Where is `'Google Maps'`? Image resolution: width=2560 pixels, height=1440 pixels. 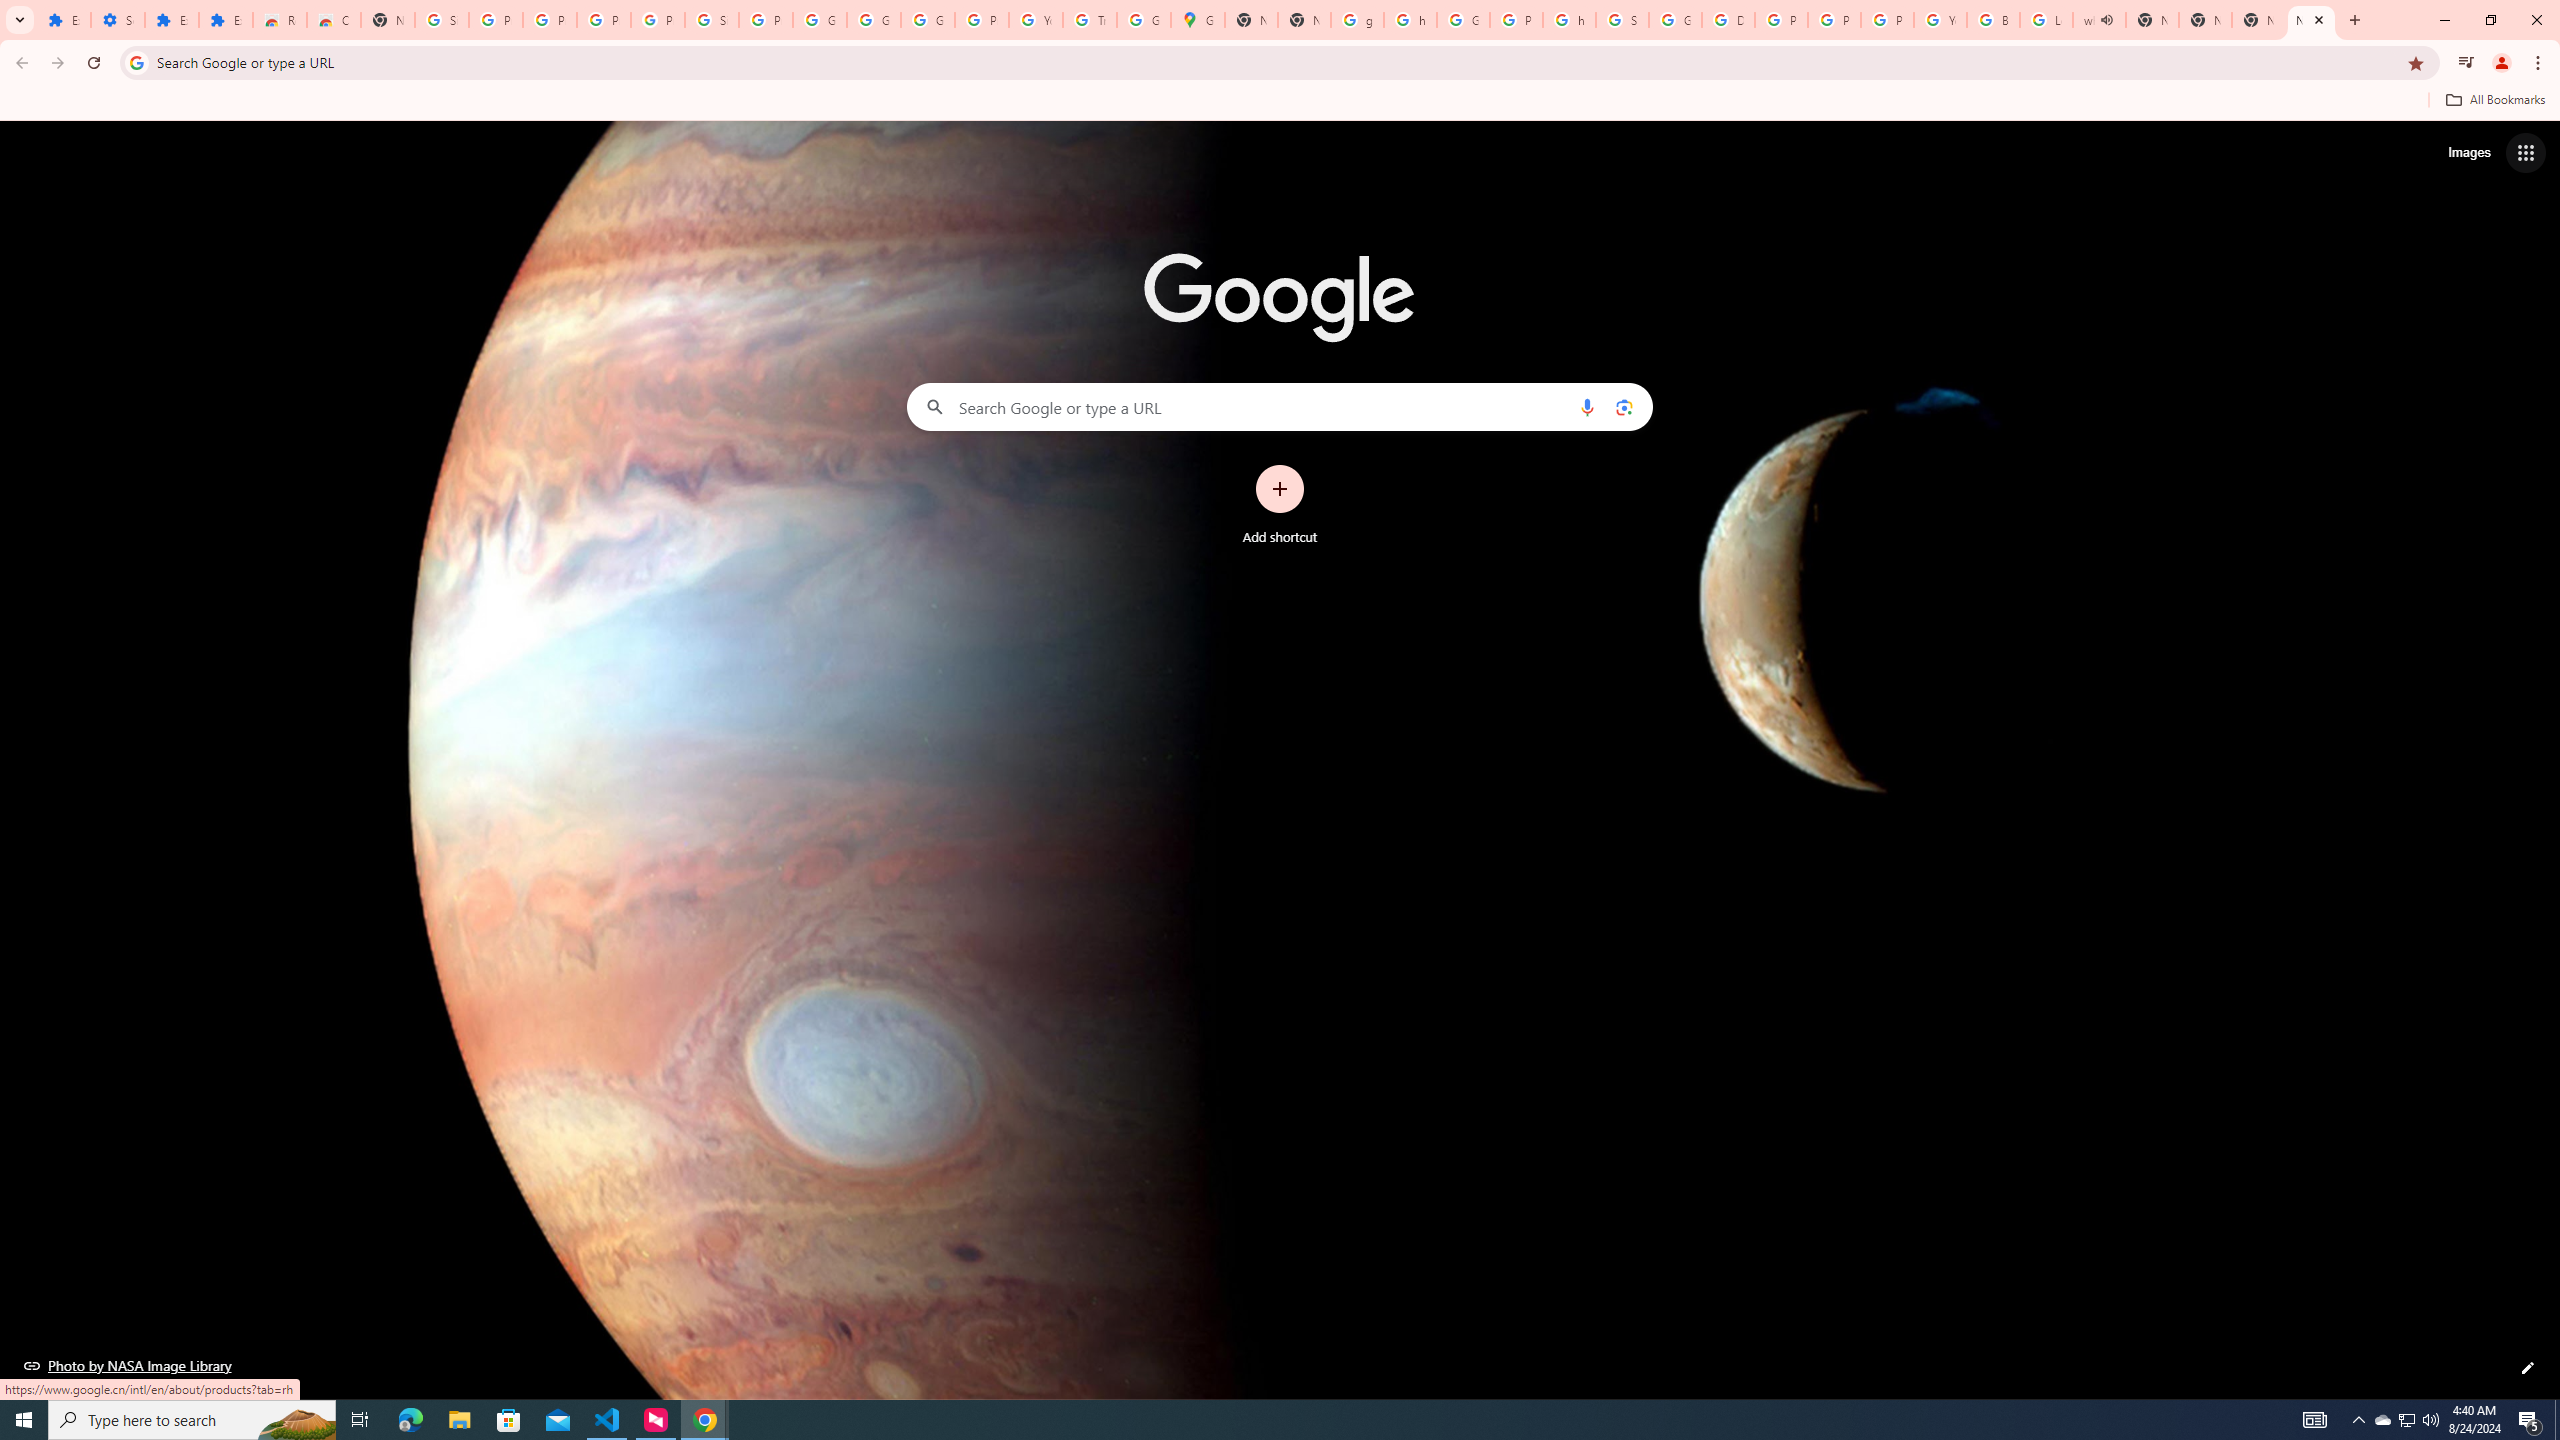 'Google Maps' is located at coordinates (1198, 19).